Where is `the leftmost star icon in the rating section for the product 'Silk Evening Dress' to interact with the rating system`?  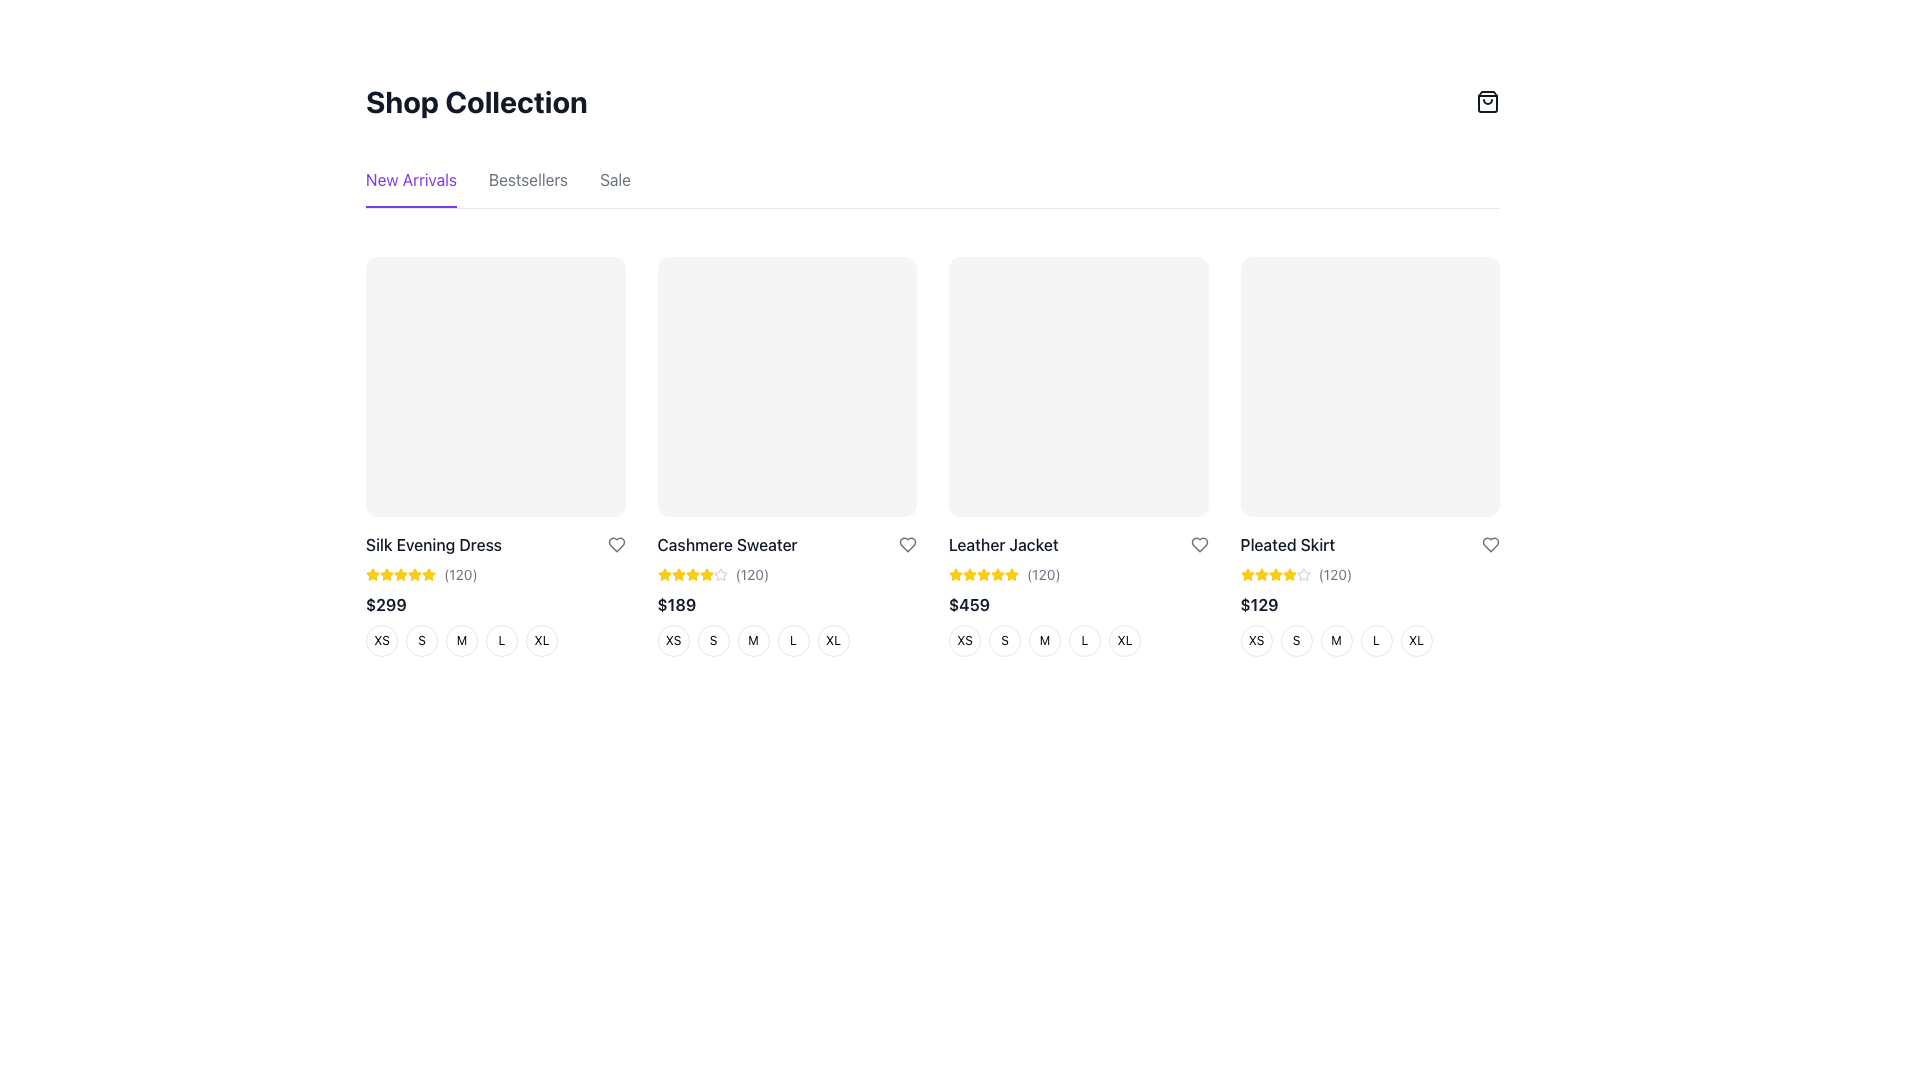
the leftmost star icon in the rating section for the product 'Silk Evening Dress' to interact with the rating system is located at coordinates (427, 574).